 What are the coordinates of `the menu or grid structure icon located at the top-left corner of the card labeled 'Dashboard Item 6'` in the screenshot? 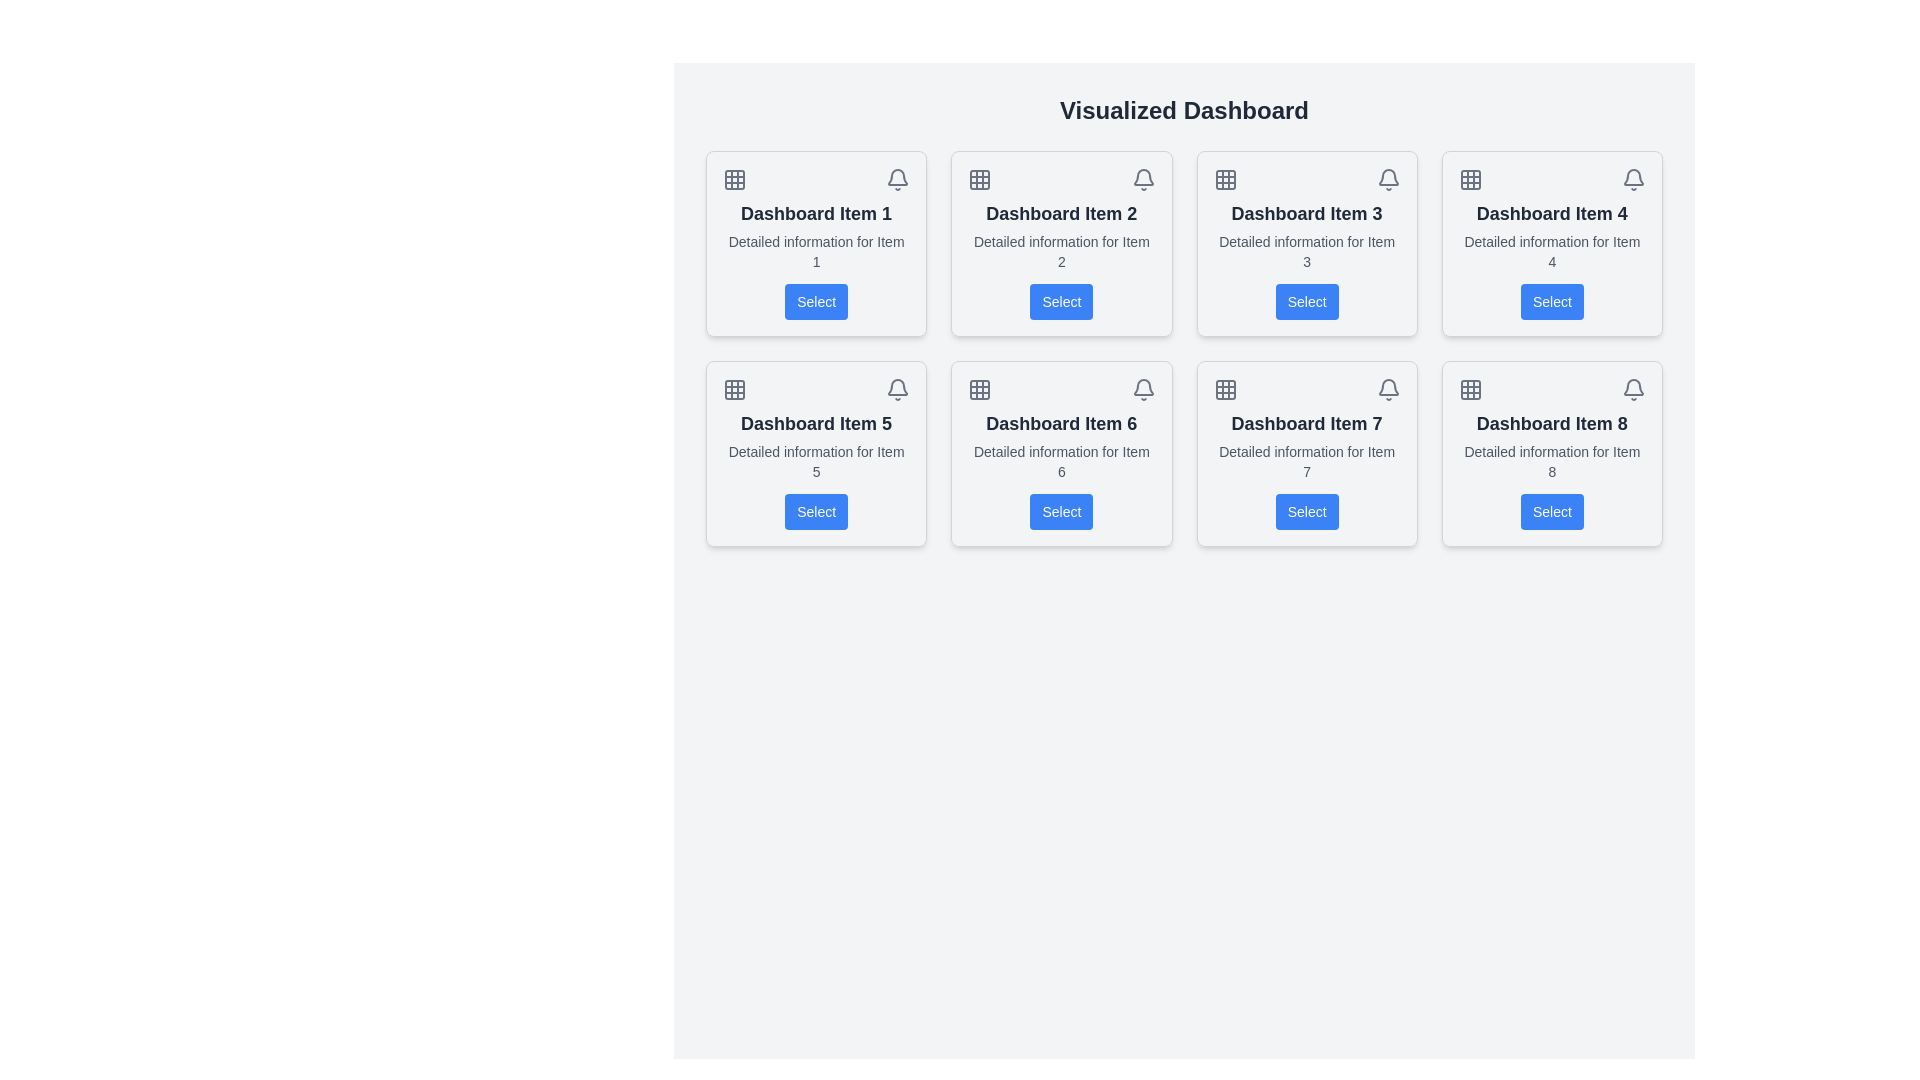 It's located at (980, 389).